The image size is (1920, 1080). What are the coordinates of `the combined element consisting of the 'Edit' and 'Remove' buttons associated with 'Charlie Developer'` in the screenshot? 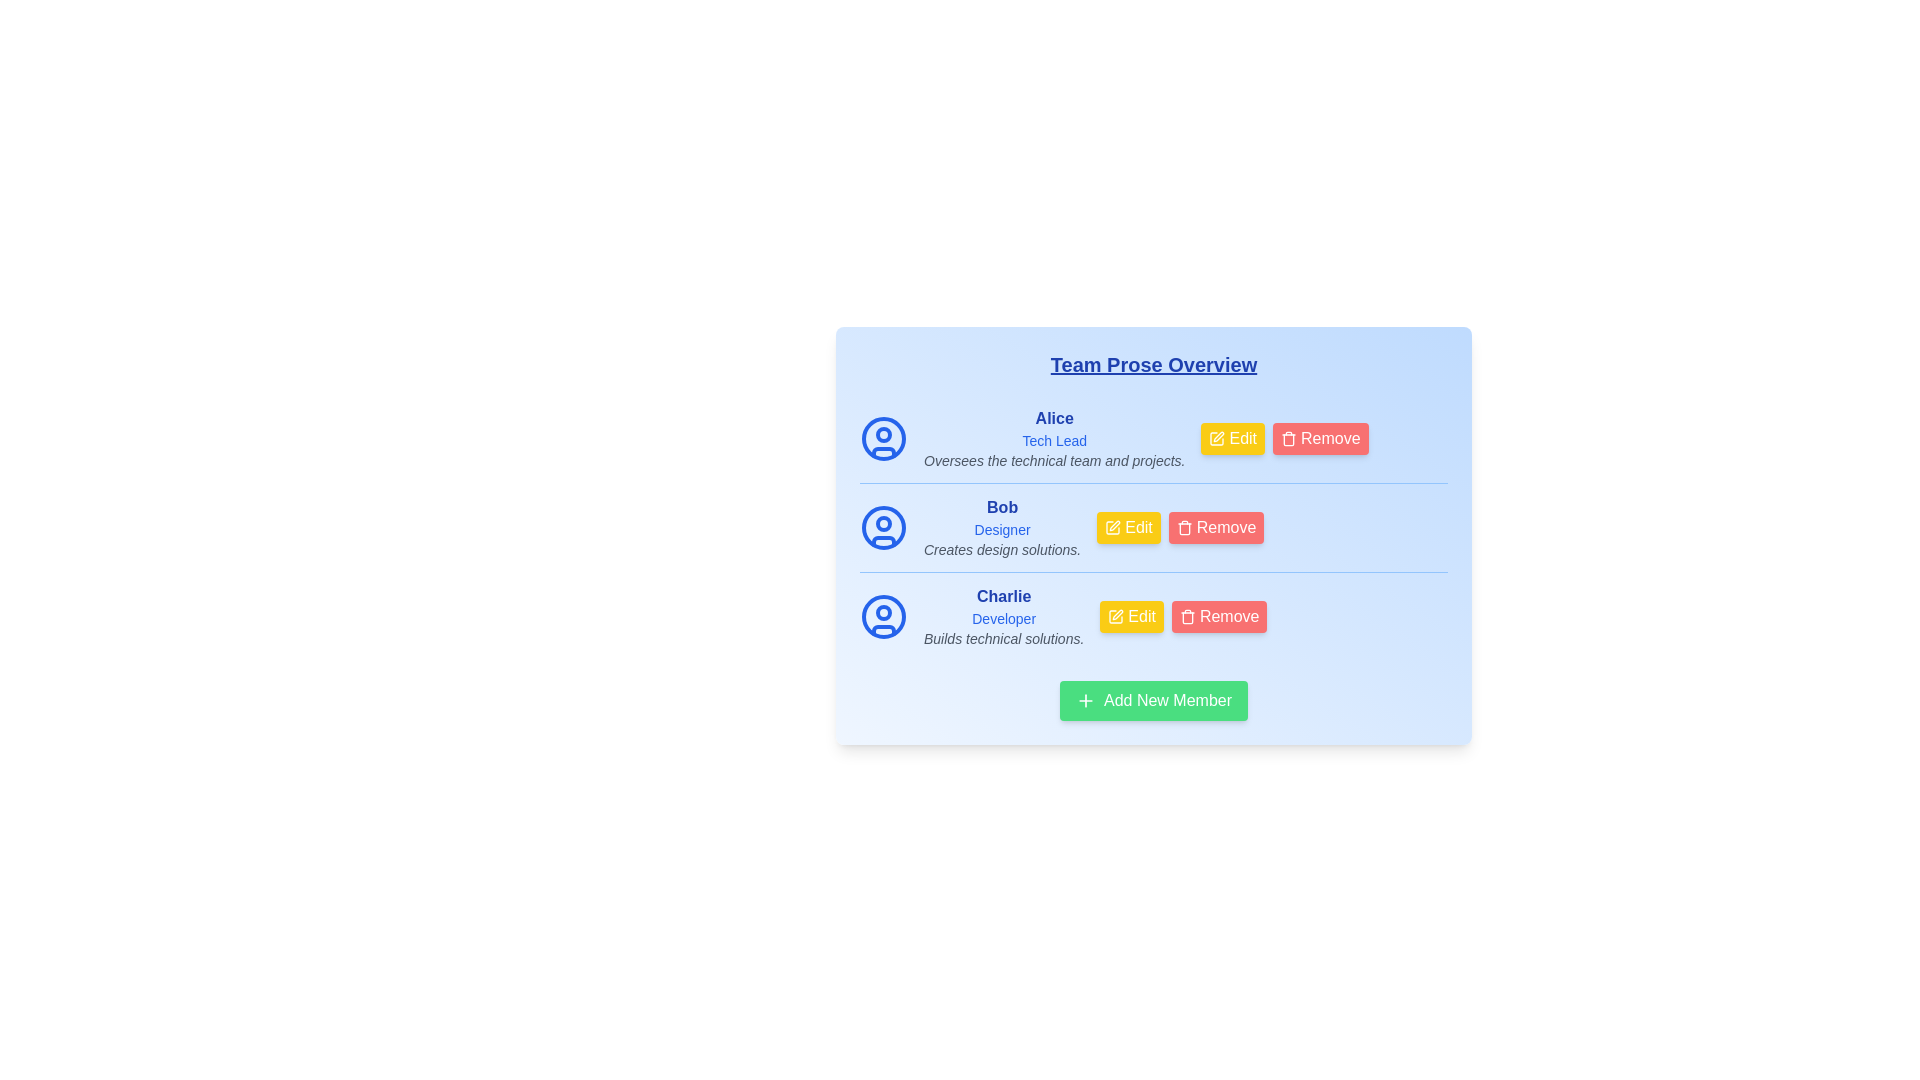 It's located at (1183, 616).